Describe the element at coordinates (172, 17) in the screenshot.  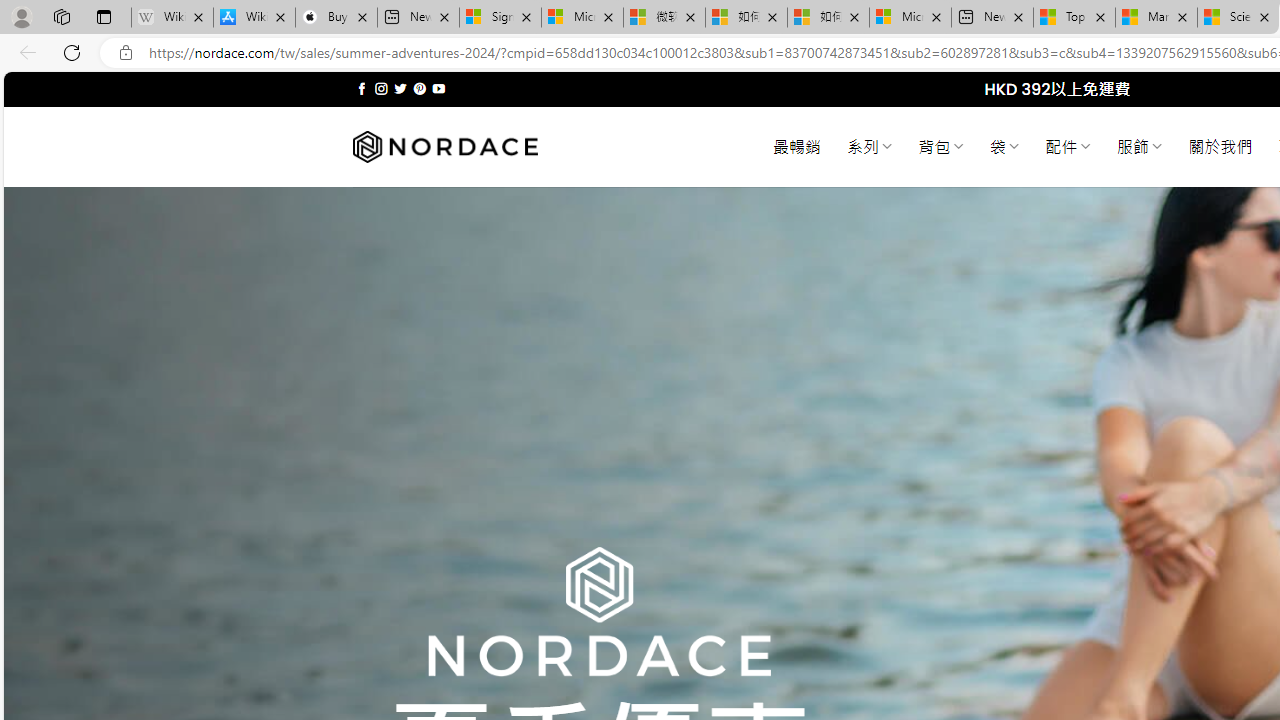
I see `'Wikipedia - Sleeping'` at that location.